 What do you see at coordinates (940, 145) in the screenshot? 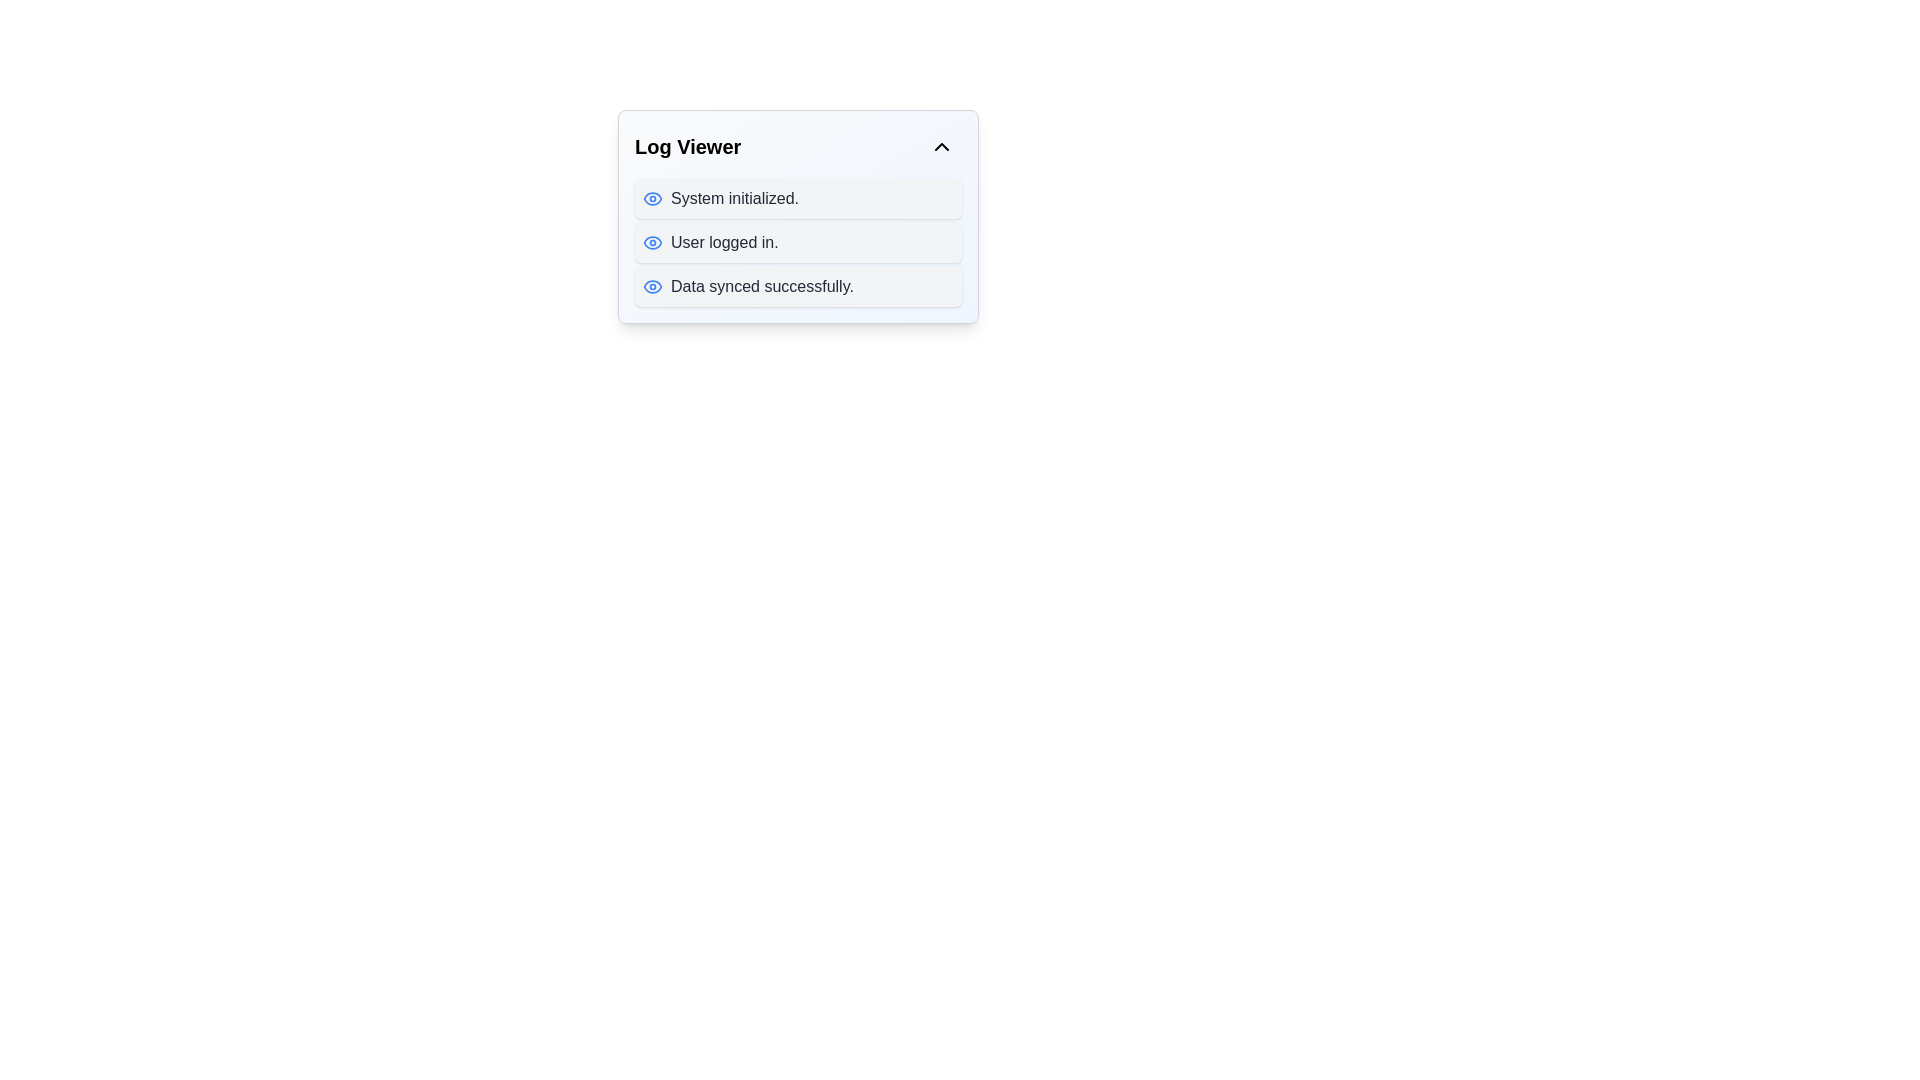
I see `the toggle button located at the top-right corner of the 'Log Viewer' panel` at bounding box center [940, 145].